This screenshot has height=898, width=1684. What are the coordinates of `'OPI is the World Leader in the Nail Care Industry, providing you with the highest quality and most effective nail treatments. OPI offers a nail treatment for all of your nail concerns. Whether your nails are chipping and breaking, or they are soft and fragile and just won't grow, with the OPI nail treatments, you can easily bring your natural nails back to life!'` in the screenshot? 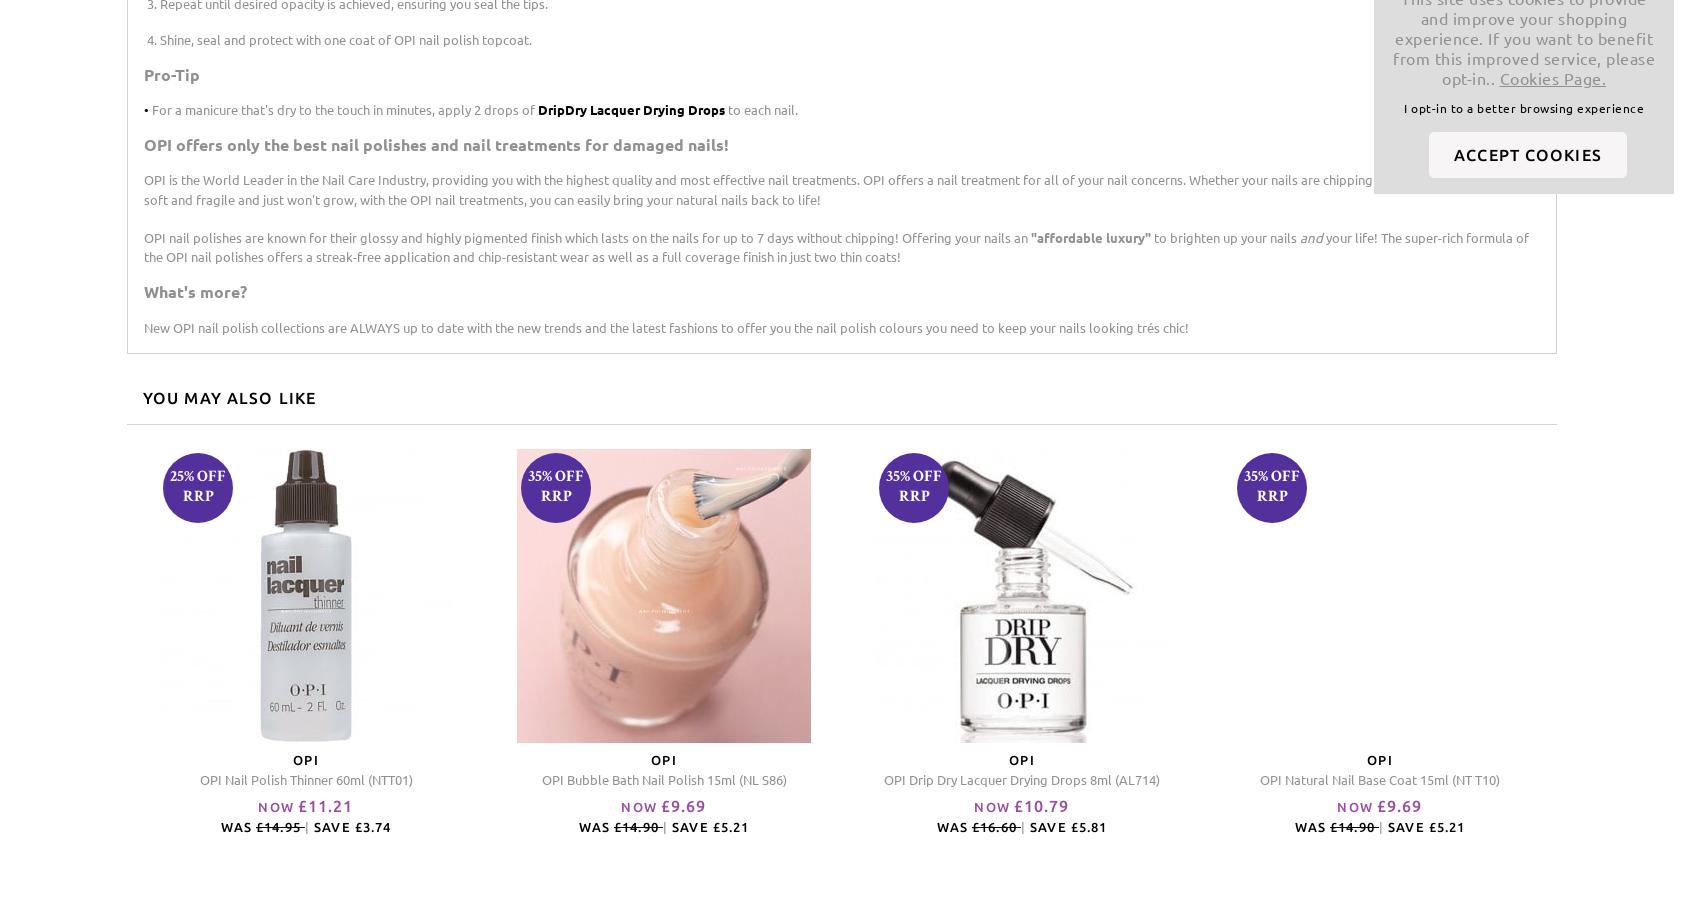 It's located at (833, 188).